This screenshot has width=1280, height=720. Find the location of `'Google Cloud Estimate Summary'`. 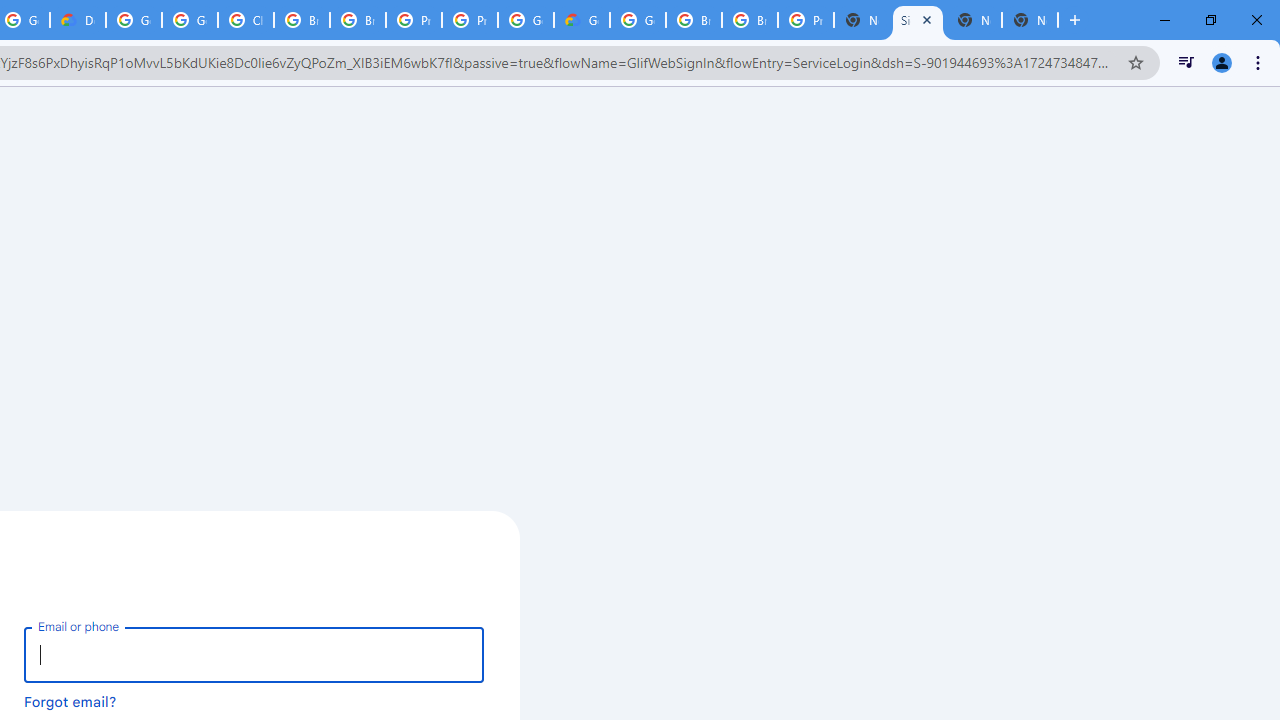

'Google Cloud Estimate Summary' is located at coordinates (581, 20).